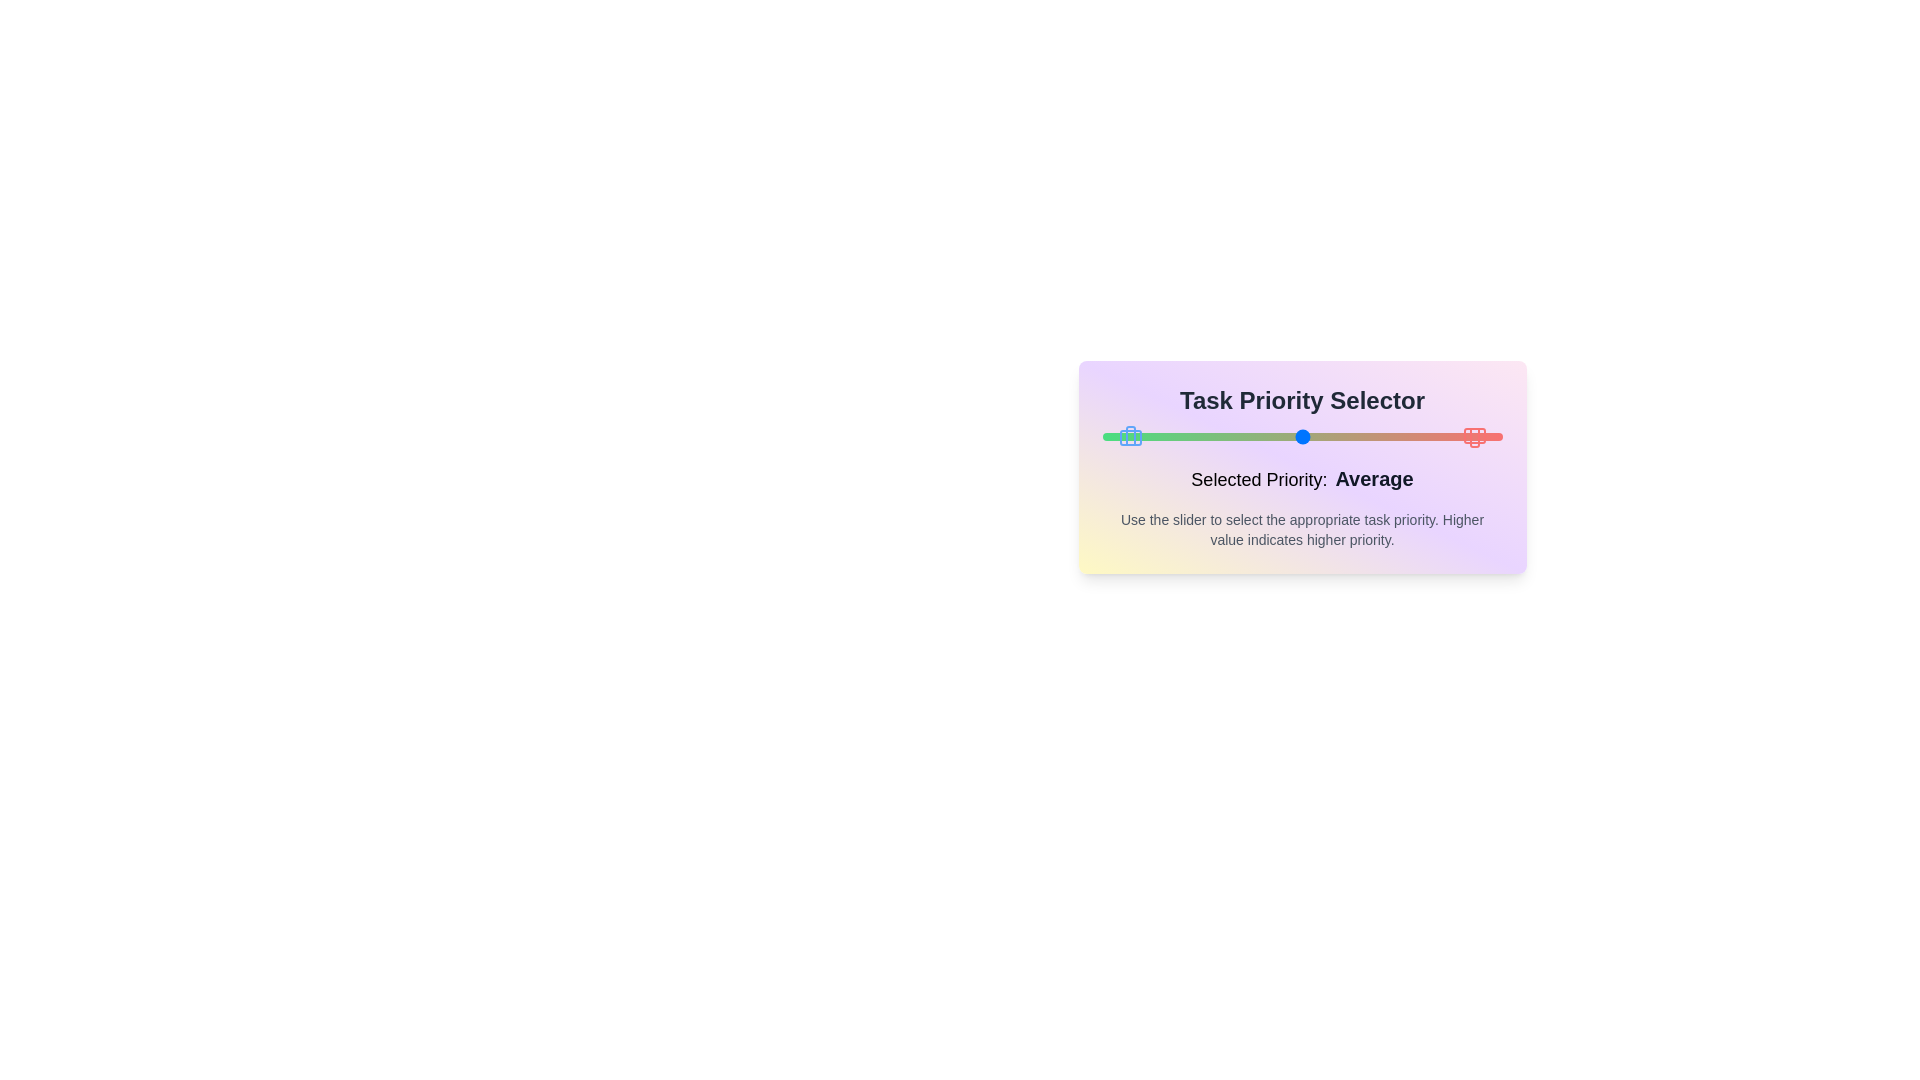 The image size is (1920, 1080). What do you see at coordinates (1201, 435) in the screenshot?
I see `the slider to set the priority to 2` at bounding box center [1201, 435].